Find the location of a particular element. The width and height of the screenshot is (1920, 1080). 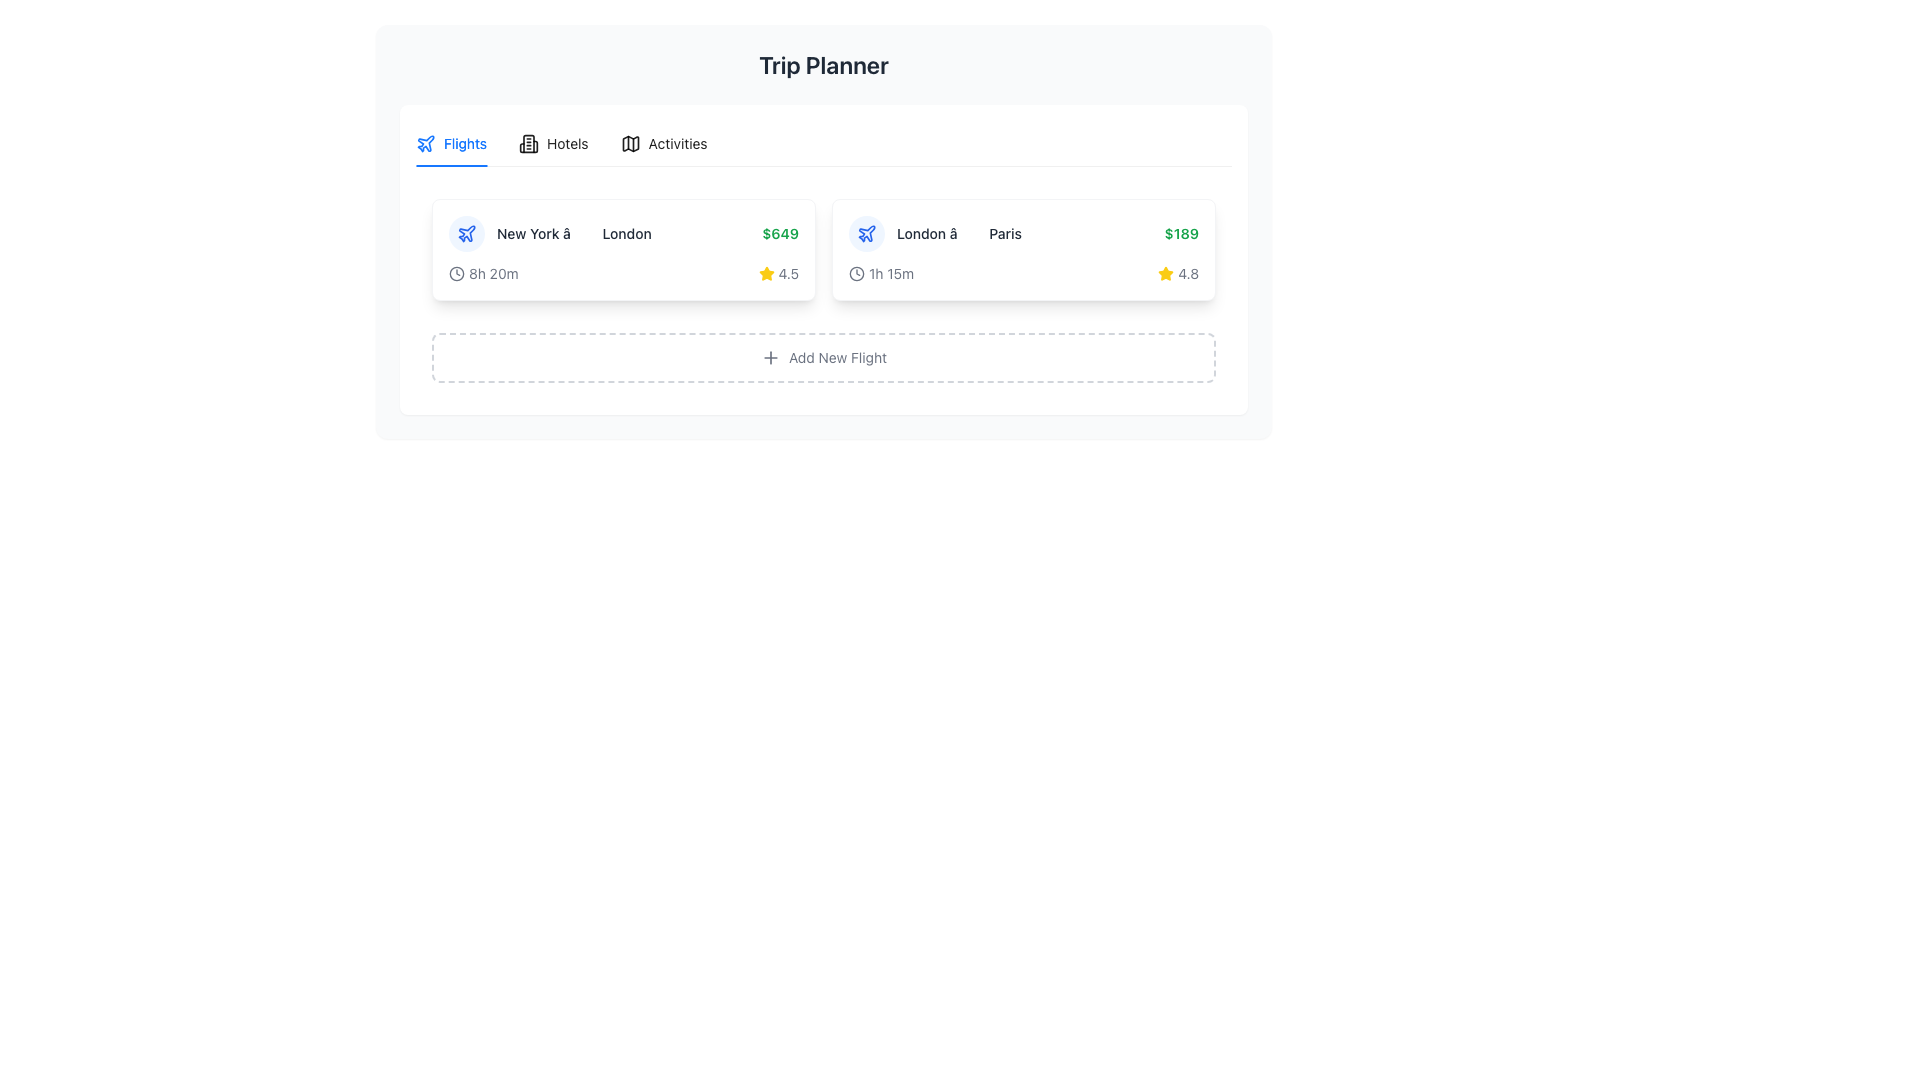

the Text label that informs the user about the duration of a flight, which is located in the top-left region of the flight-related card, next to the clock icon is located at coordinates (493, 273).